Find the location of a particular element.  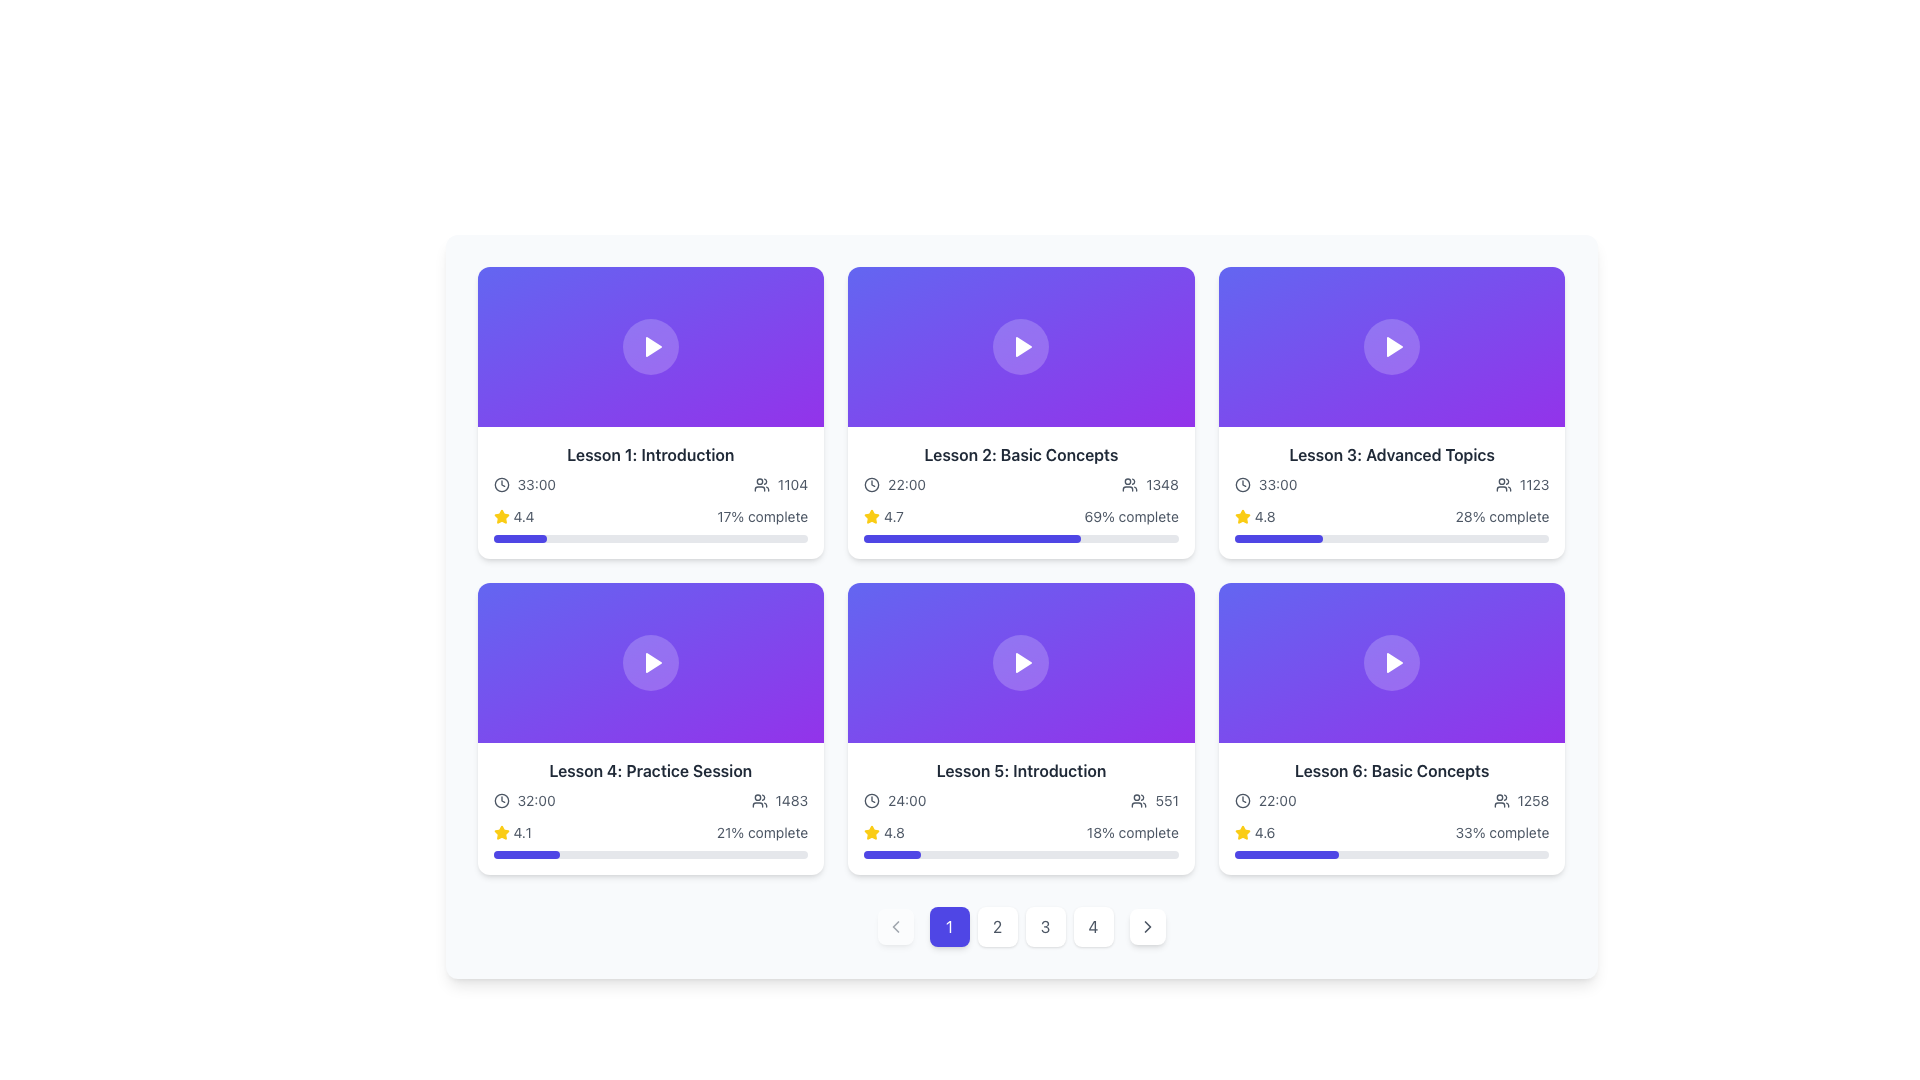

the Progress Bar Segment located at the bottom of the 'Lesson 4: Practice Session' card, which is a short rectangular UI component with rounded edges styled in indigo hues is located at coordinates (526, 855).